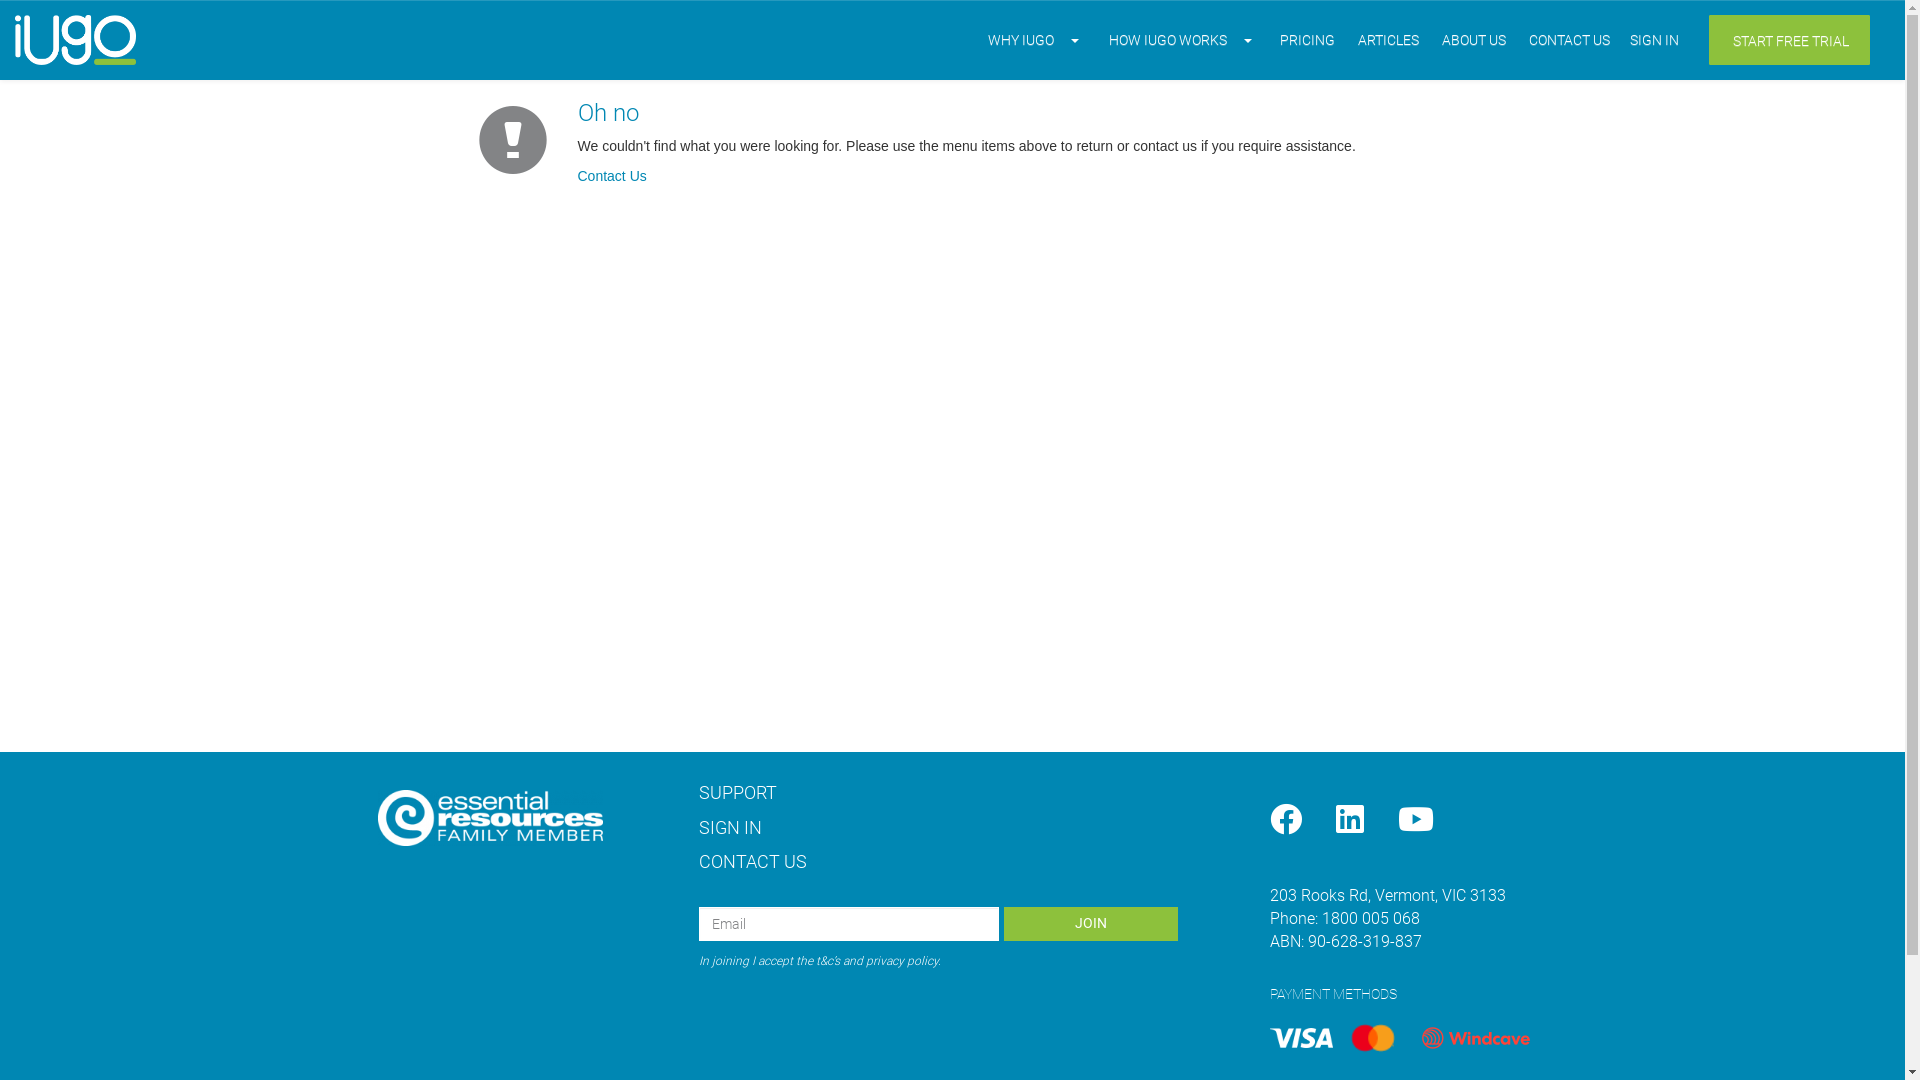  What do you see at coordinates (1656, 39) in the screenshot?
I see `'SIGN IN'` at bounding box center [1656, 39].